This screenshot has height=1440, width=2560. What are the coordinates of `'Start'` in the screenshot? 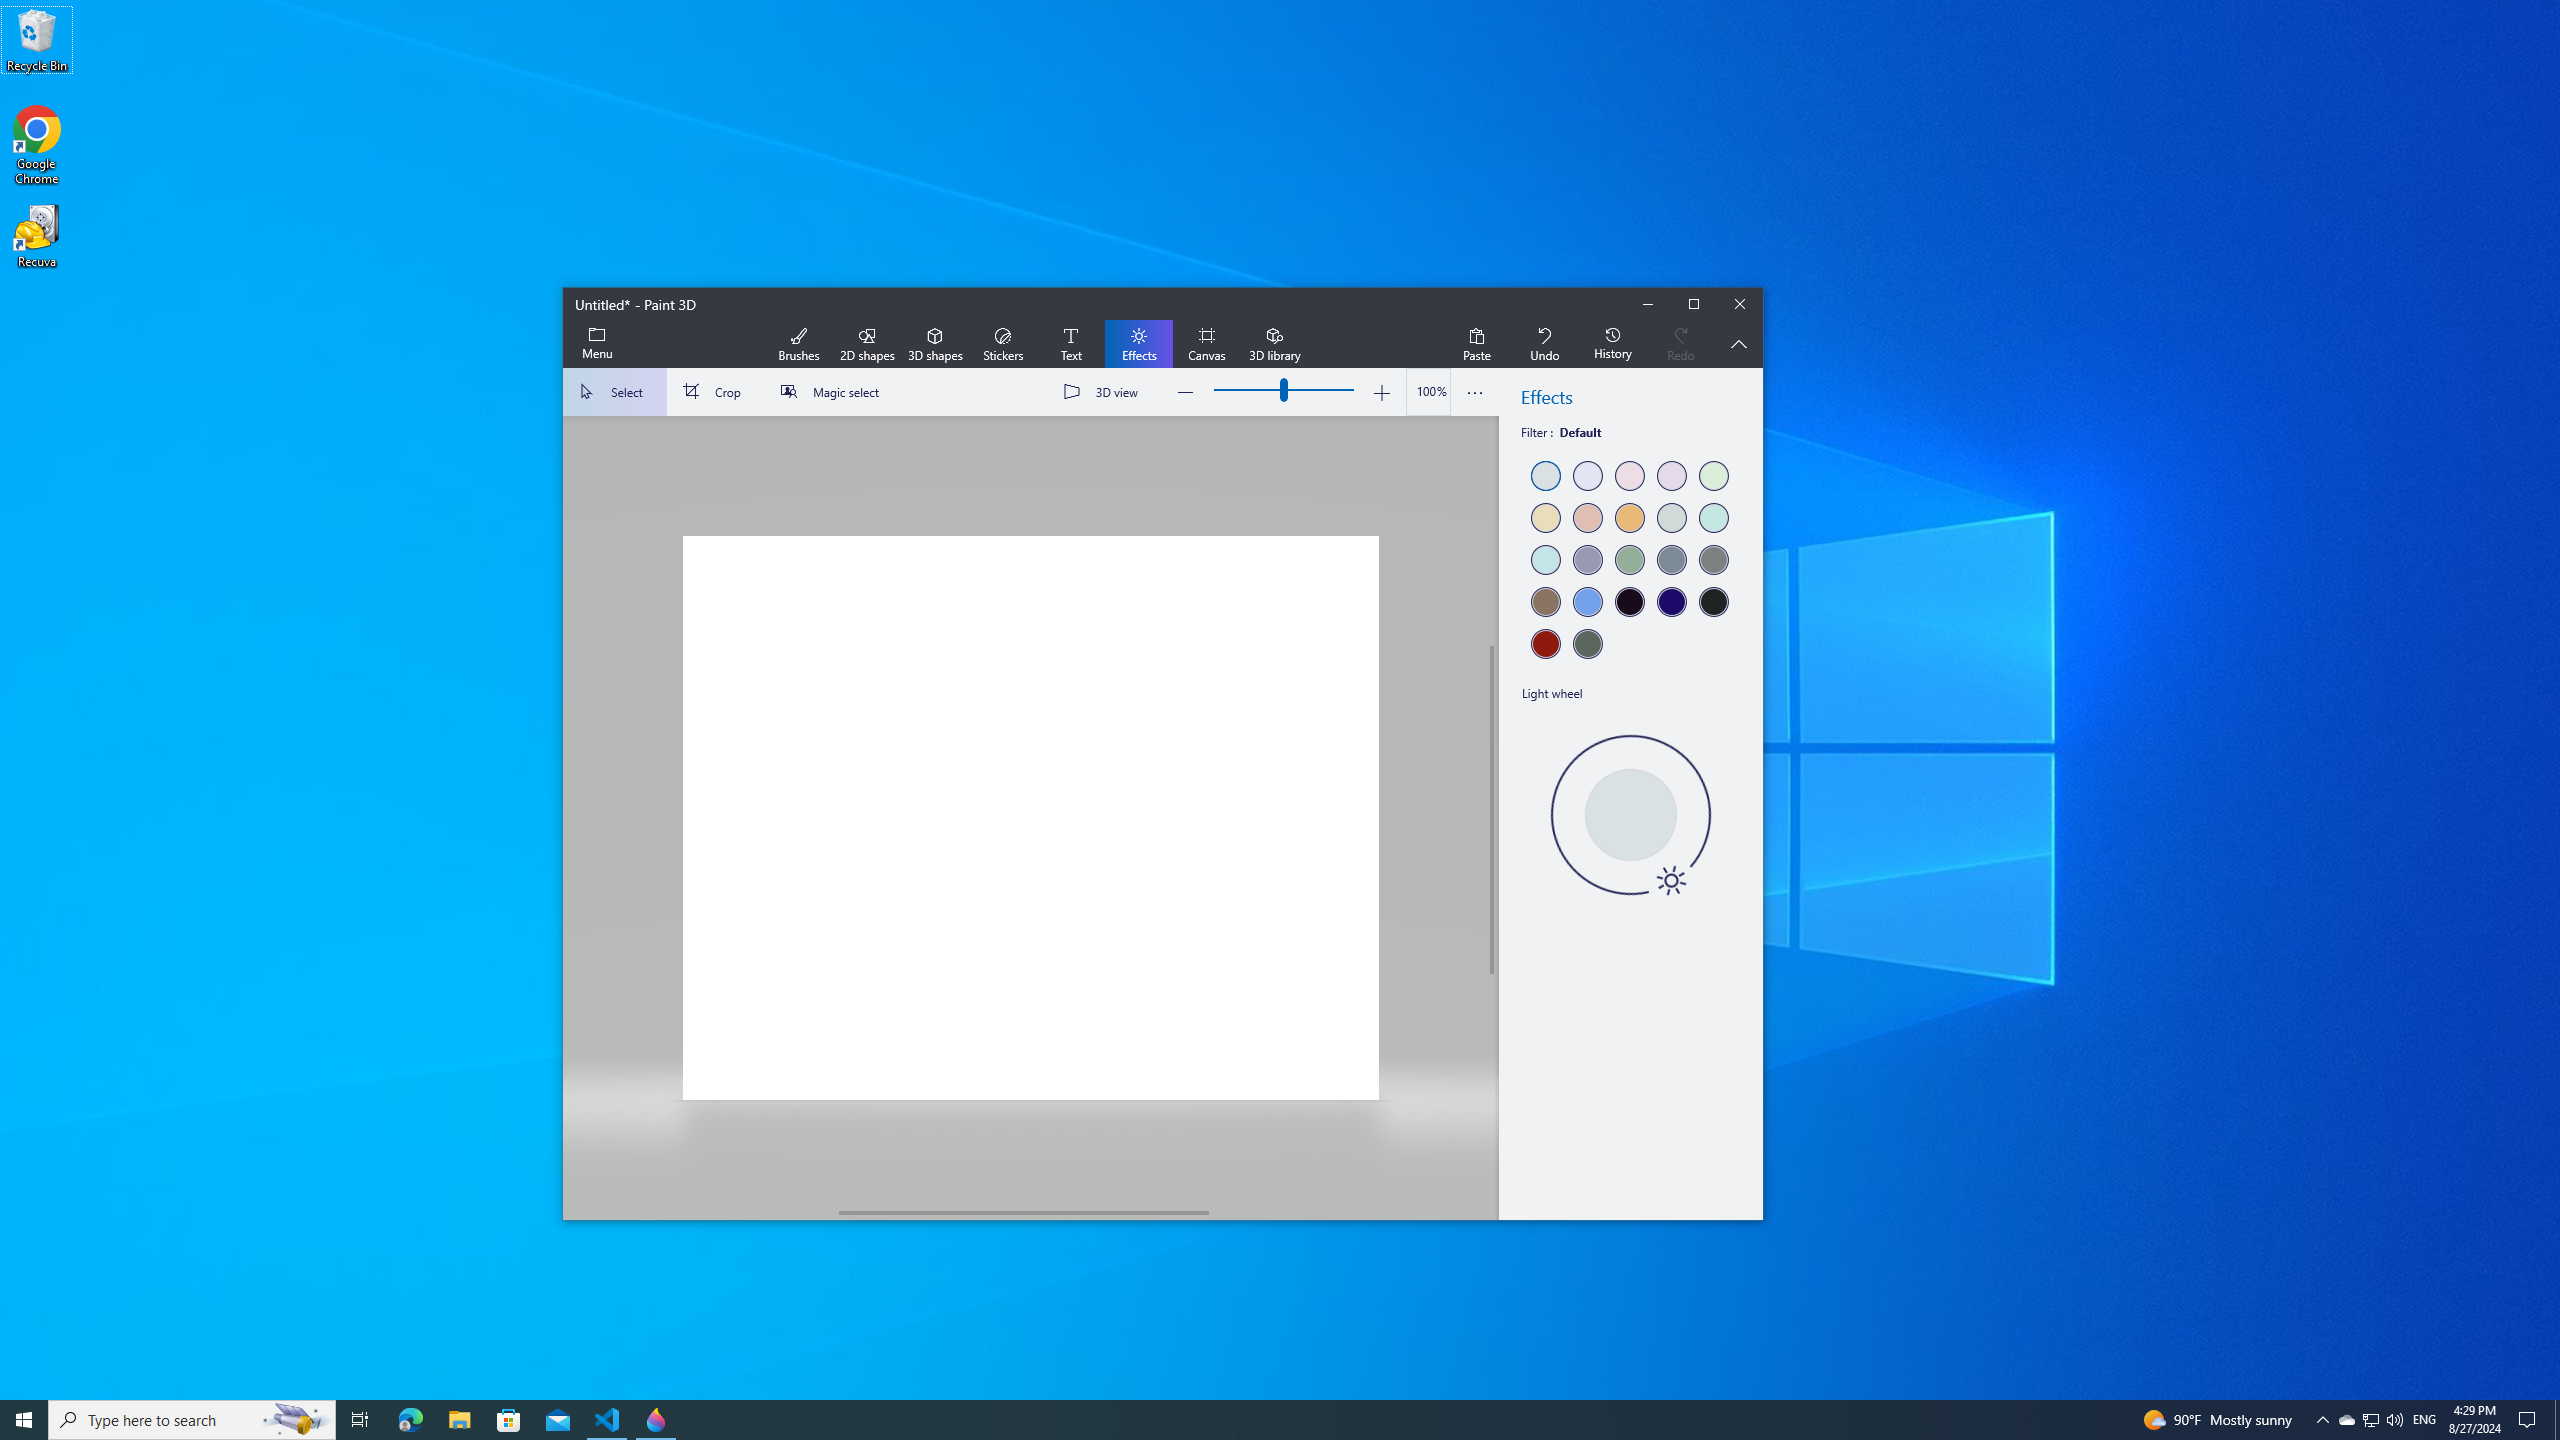 It's located at (24, 1418).